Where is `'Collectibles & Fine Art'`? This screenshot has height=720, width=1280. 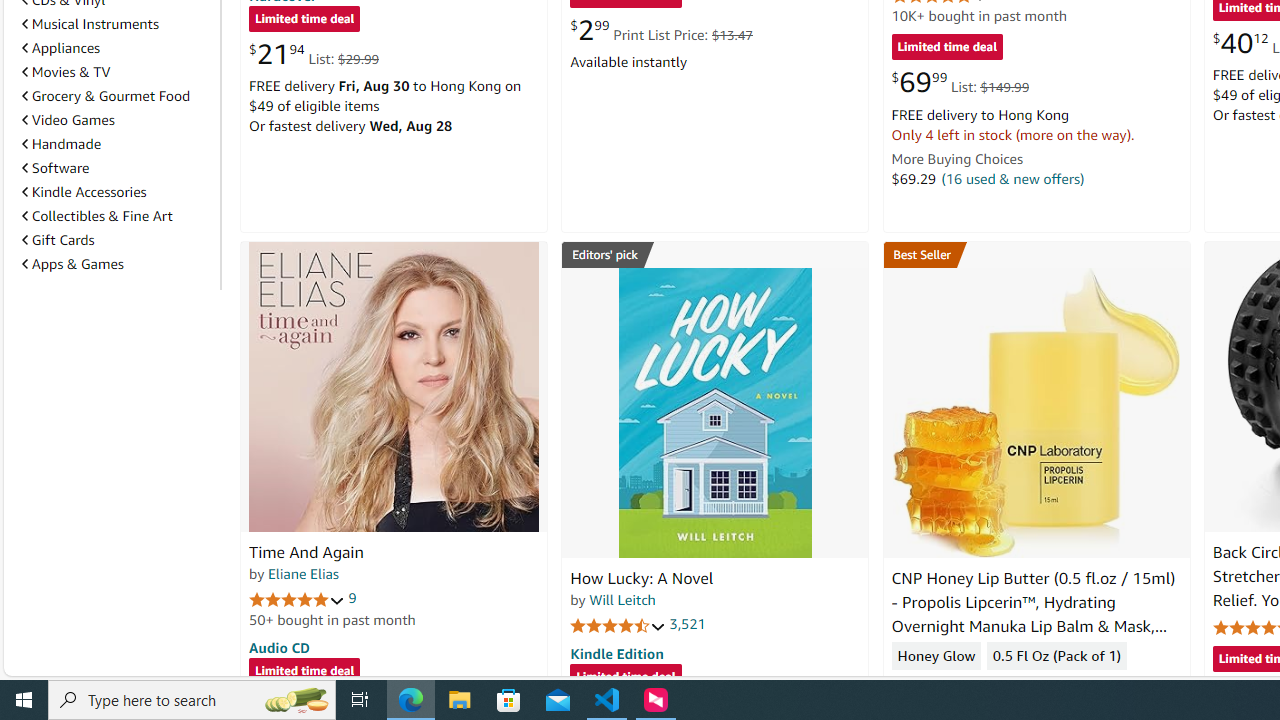 'Collectibles & Fine Art' is located at coordinates (96, 216).